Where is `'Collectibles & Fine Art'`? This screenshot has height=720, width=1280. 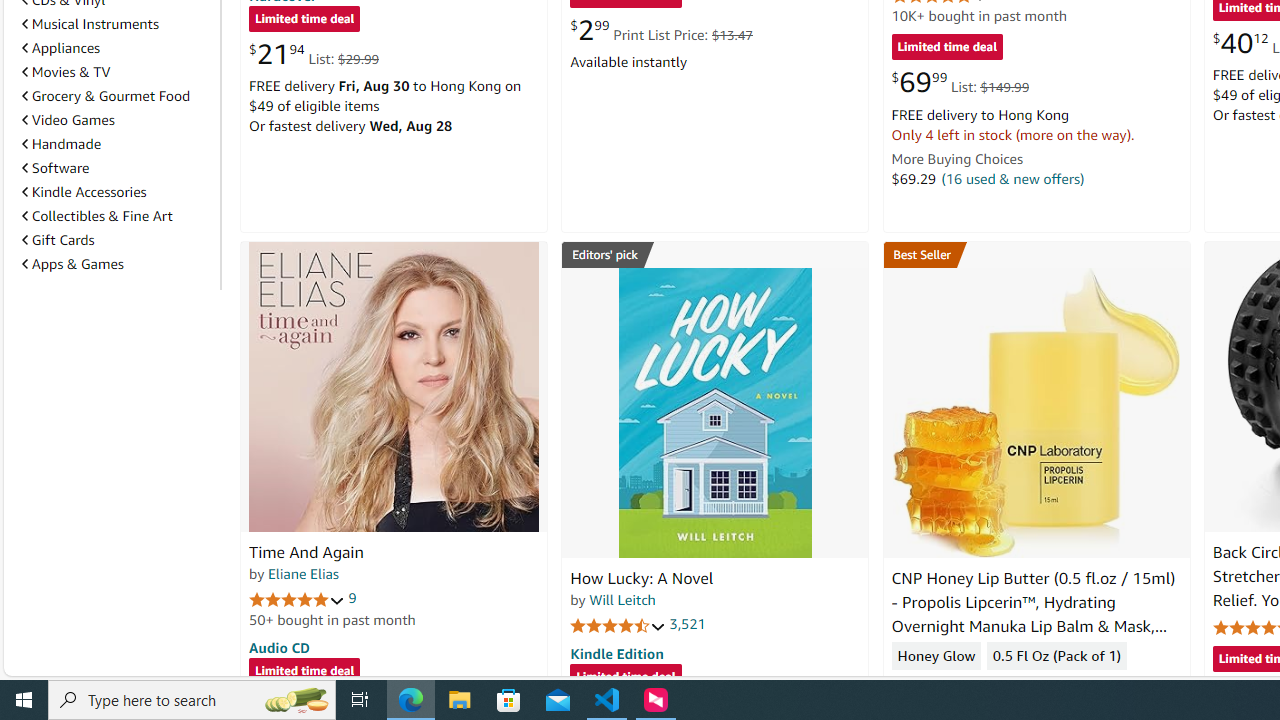 'Collectibles & Fine Art' is located at coordinates (96, 216).